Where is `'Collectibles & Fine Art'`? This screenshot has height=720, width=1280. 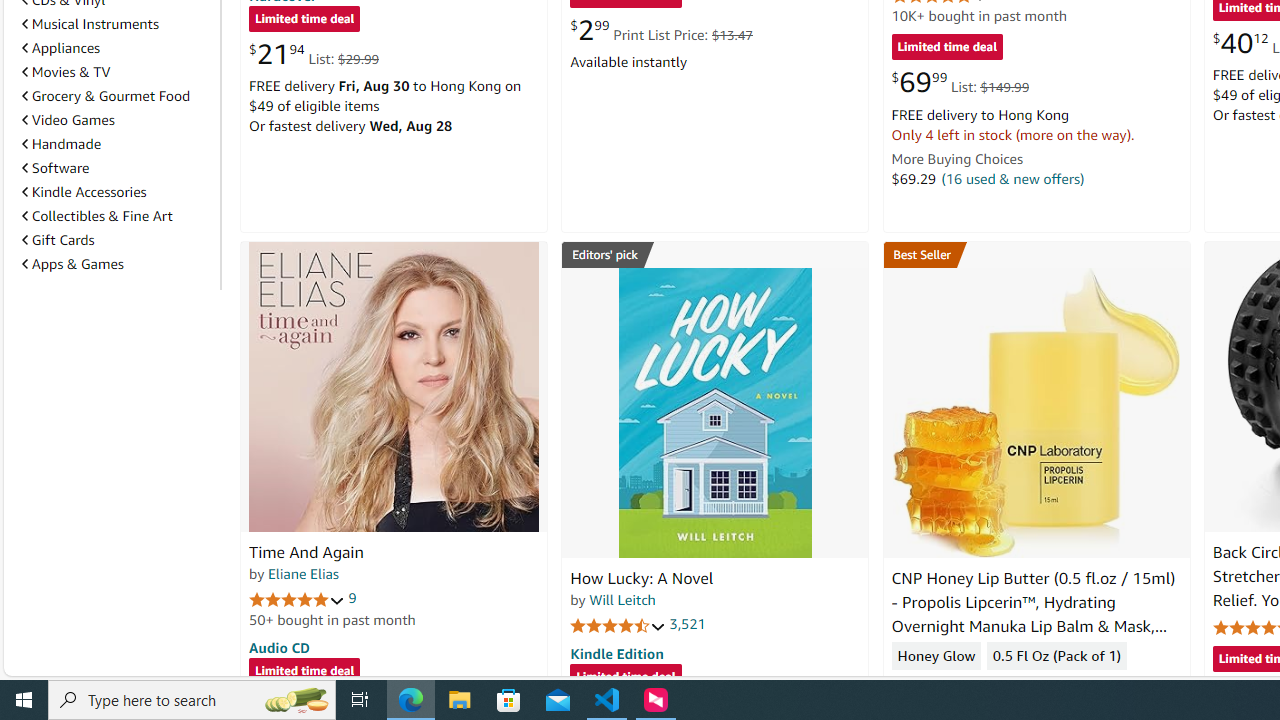 'Collectibles & Fine Art' is located at coordinates (96, 216).